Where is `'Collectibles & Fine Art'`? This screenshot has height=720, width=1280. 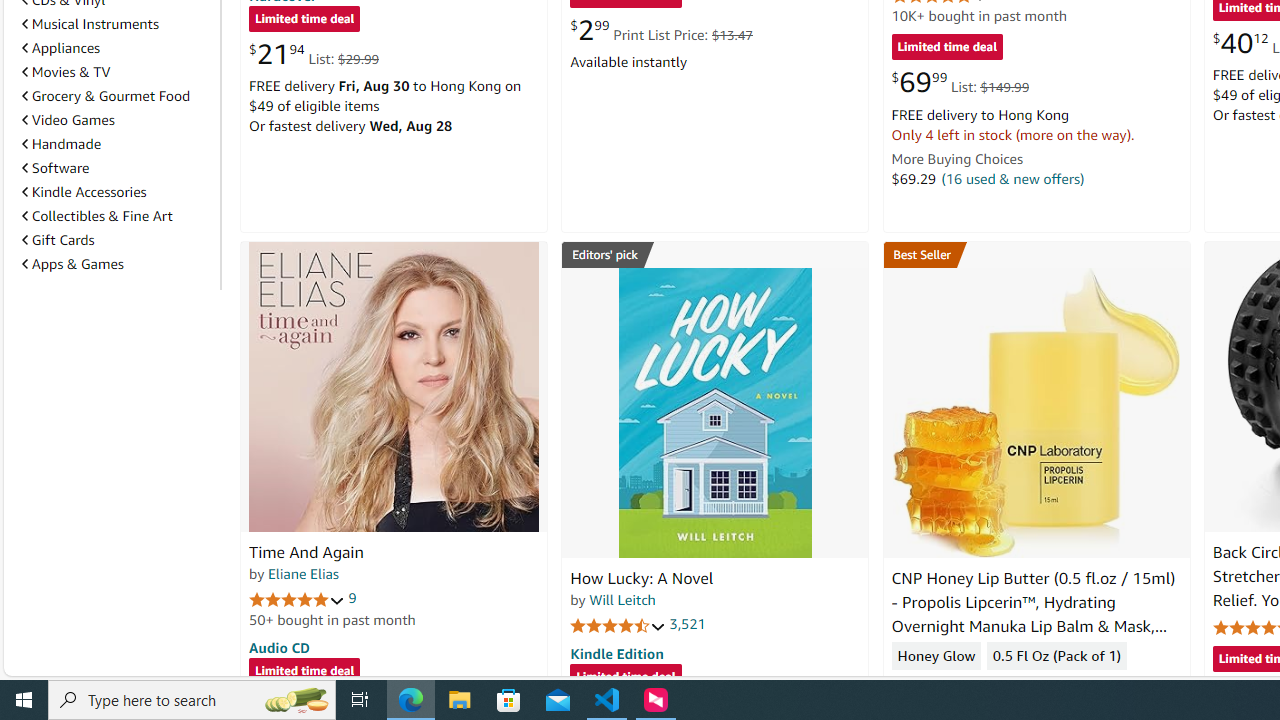 'Collectibles & Fine Art' is located at coordinates (96, 216).